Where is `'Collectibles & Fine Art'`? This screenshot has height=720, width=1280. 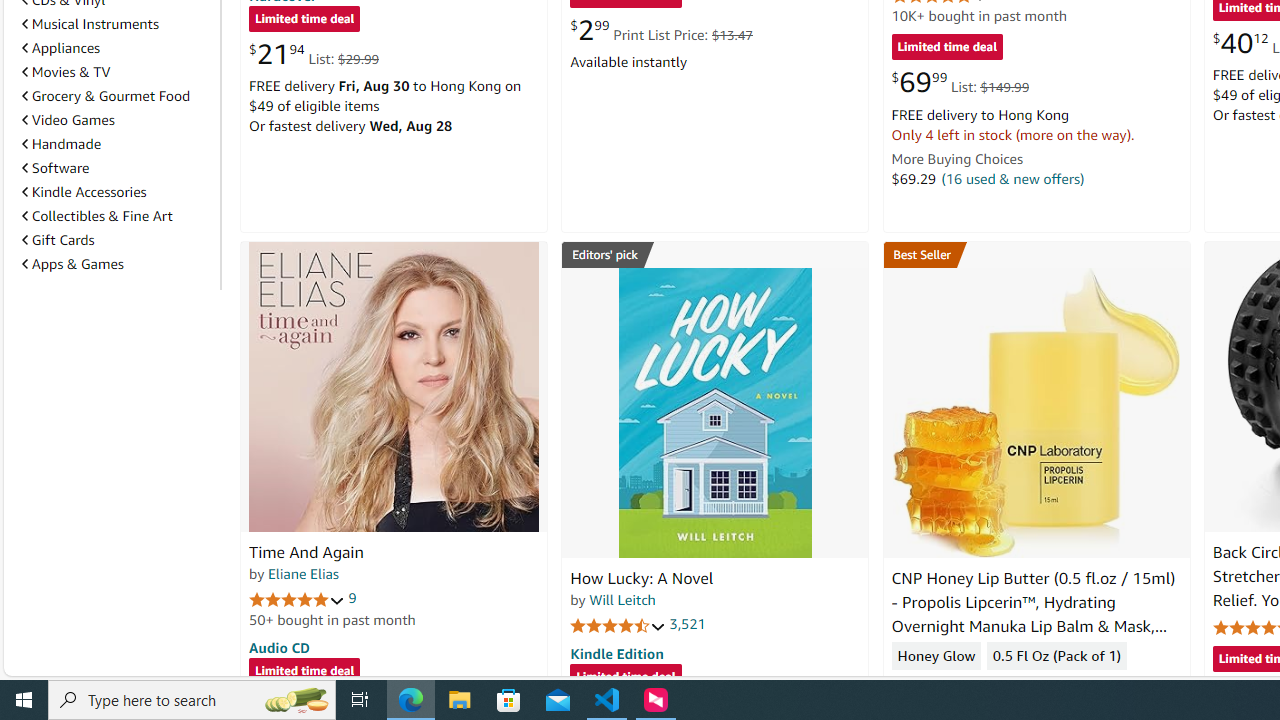 'Collectibles & Fine Art' is located at coordinates (96, 216).